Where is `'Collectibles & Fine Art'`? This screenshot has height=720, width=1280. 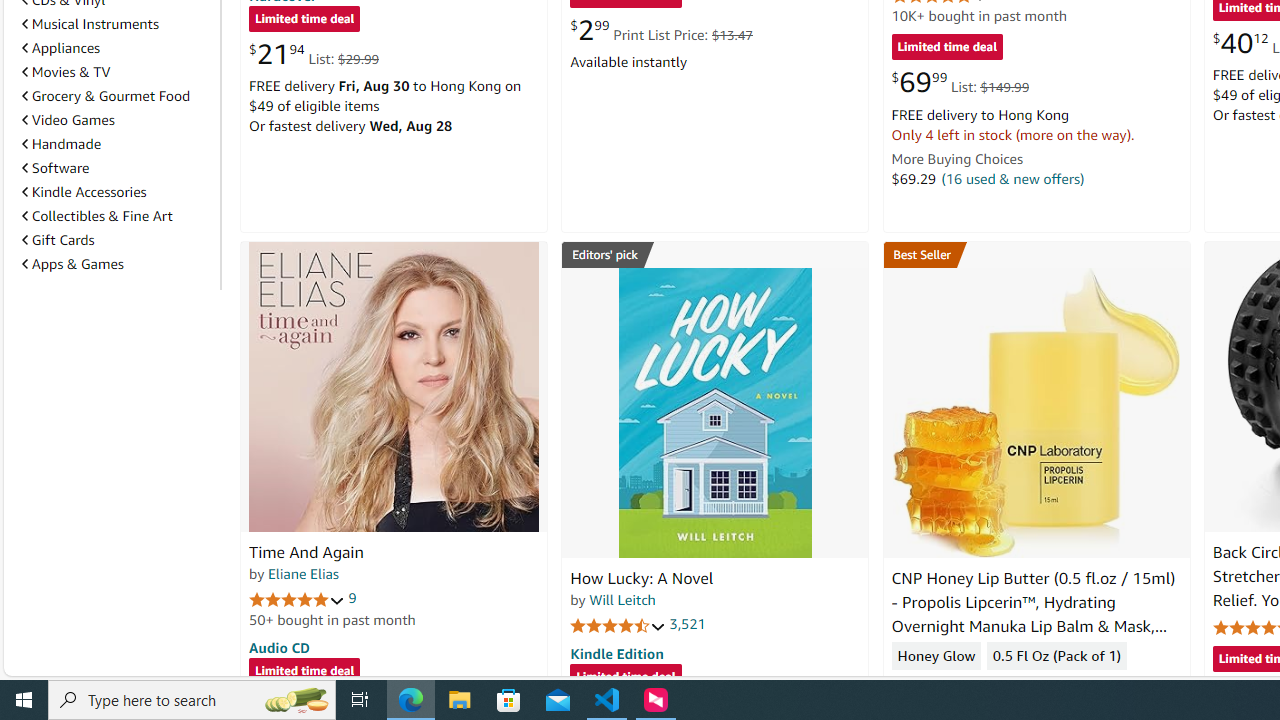 'Collectibles & Fine Art' is located at coordinates (96, 216).